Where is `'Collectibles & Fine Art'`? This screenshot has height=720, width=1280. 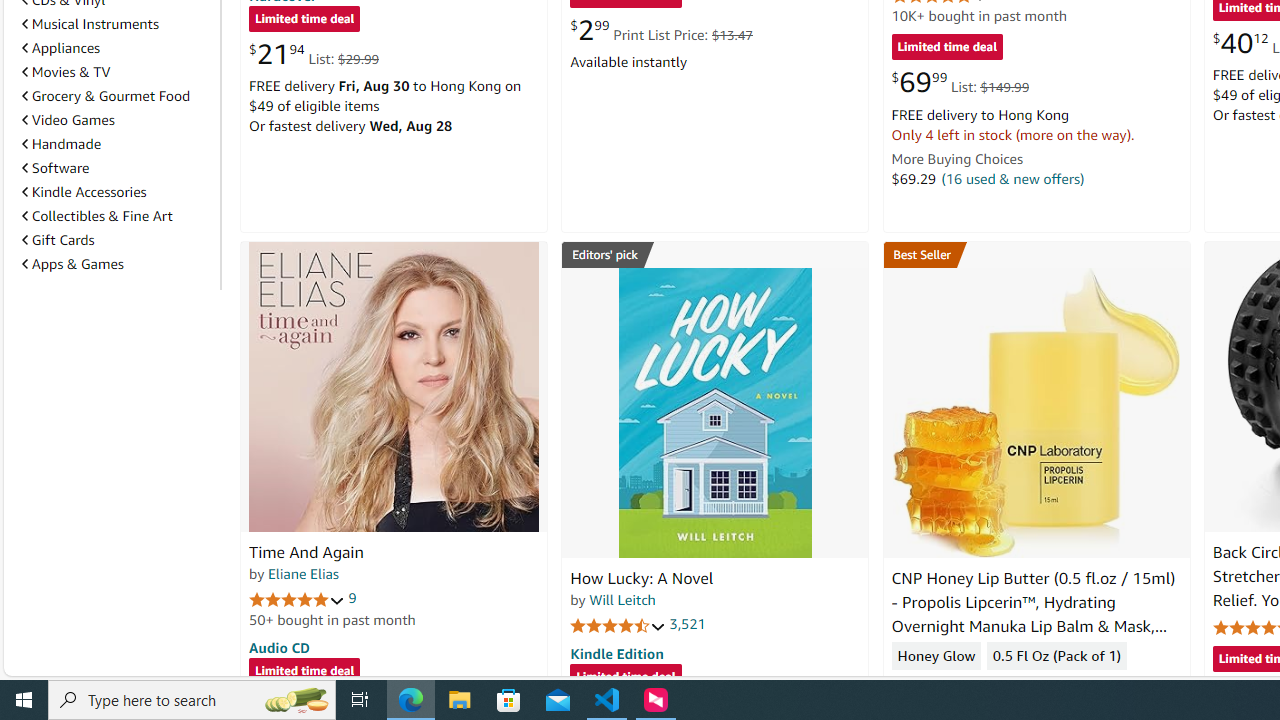 'Collectibles & Fine Art' is located at coordinates (96, 216).